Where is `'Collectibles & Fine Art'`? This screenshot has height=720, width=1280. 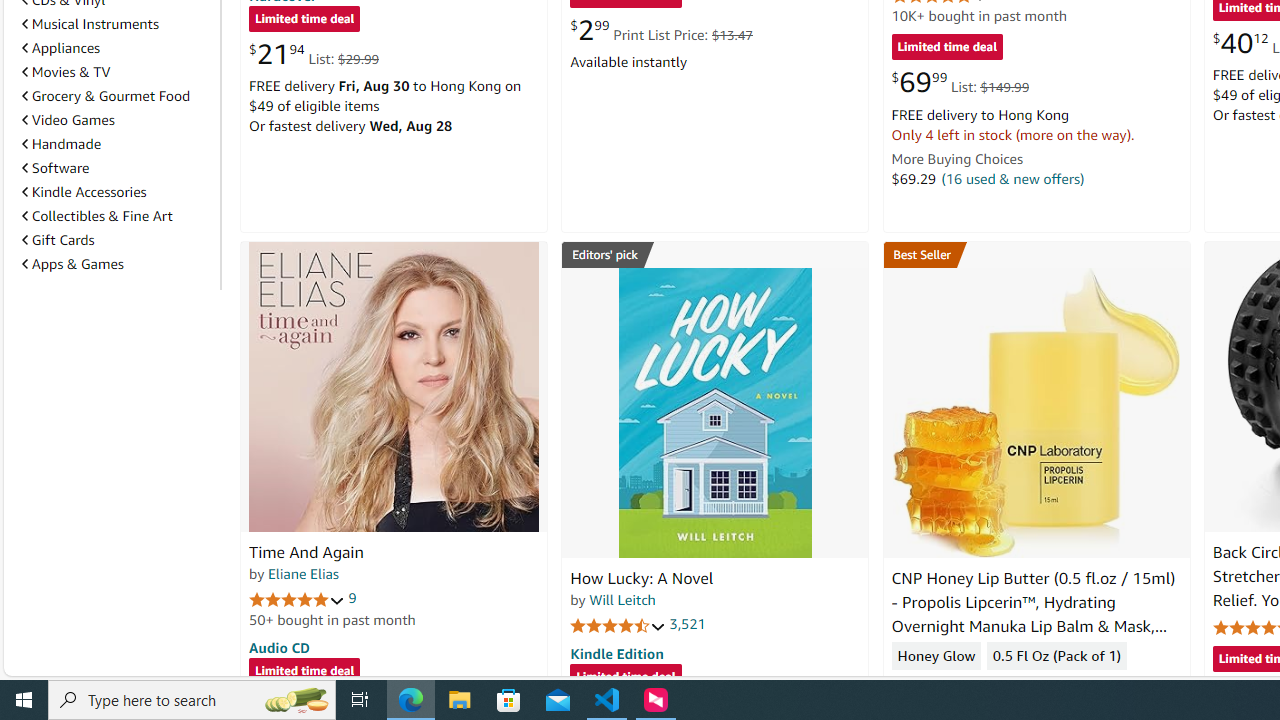 'Collectibles & Fine Art' is located at coordinates (96, 216).